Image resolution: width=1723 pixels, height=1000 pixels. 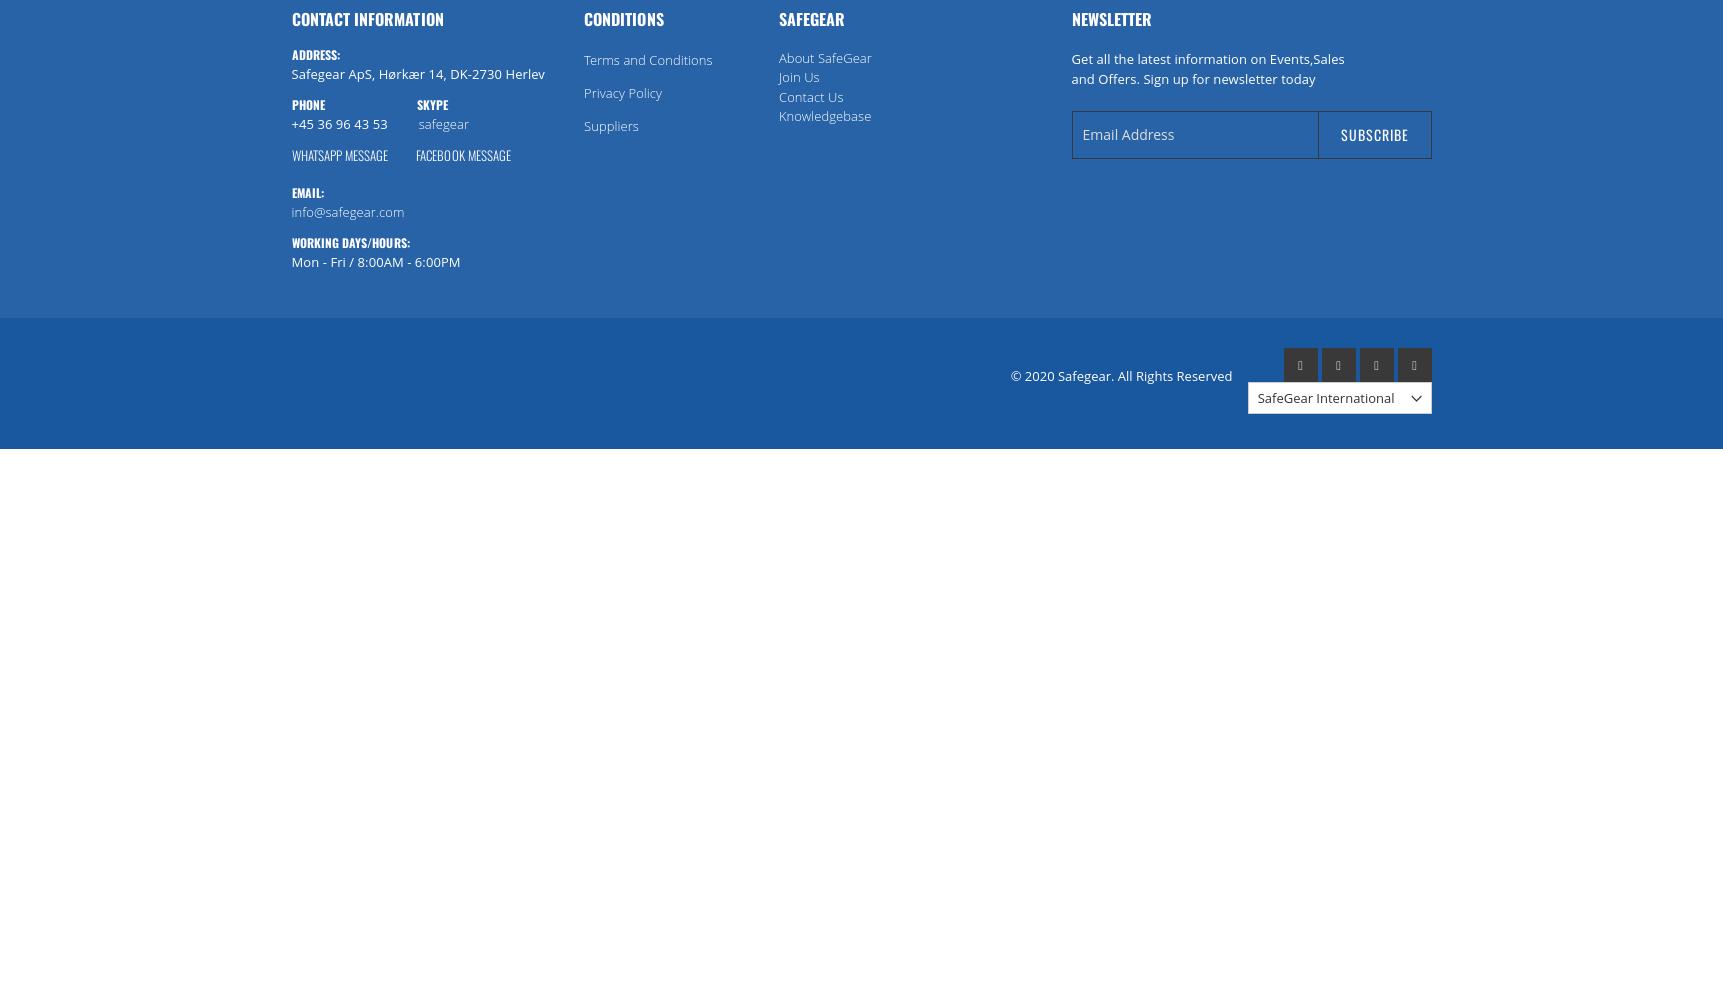 I want to click on 'About SafeGear', so click(x=824, y=57).